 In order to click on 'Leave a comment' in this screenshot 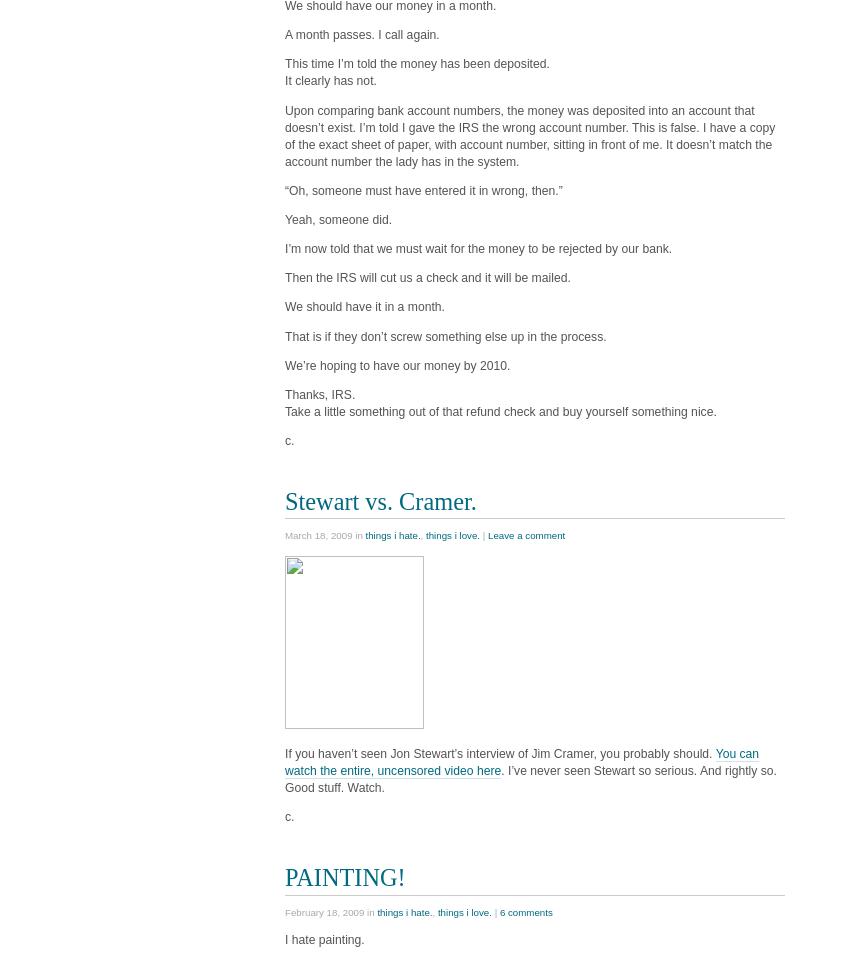, I will do `click(524, 534)`.